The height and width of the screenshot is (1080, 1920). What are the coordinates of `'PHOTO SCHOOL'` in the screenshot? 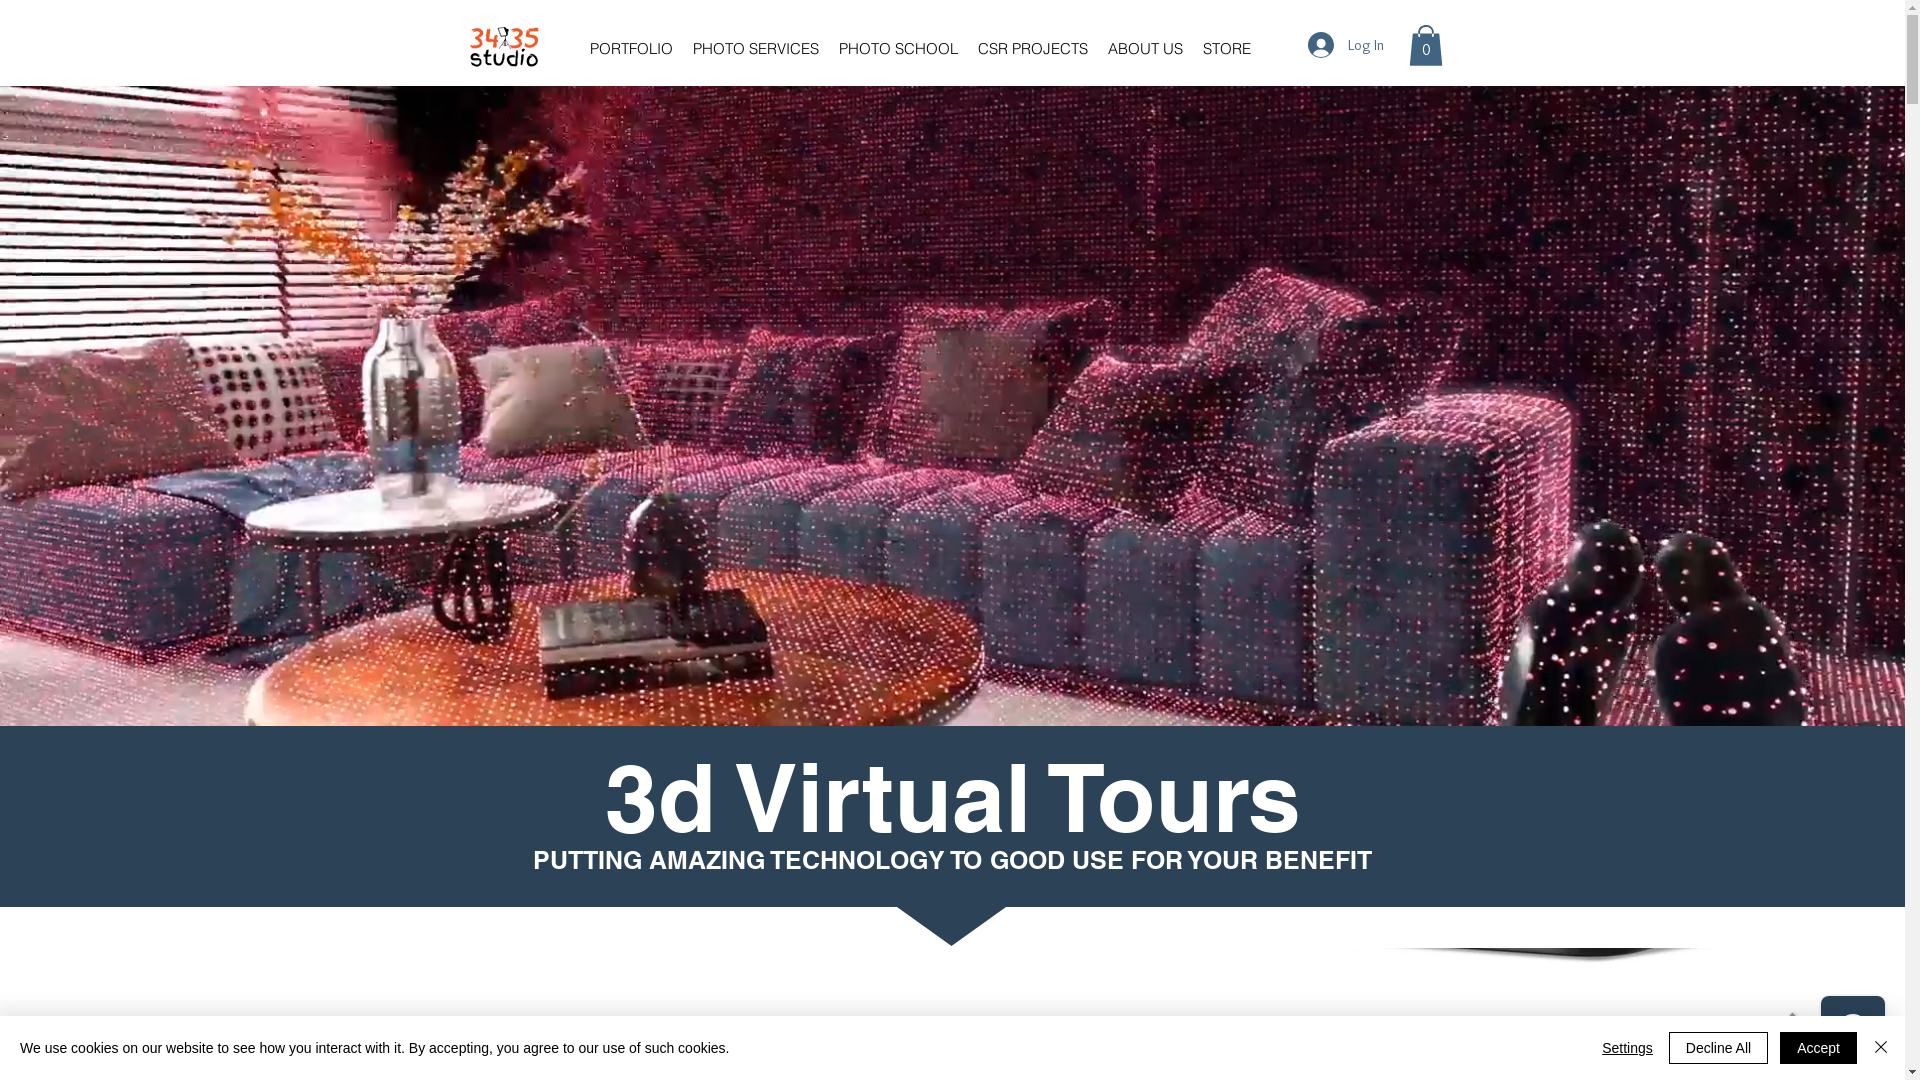 It's located at (896, 47).